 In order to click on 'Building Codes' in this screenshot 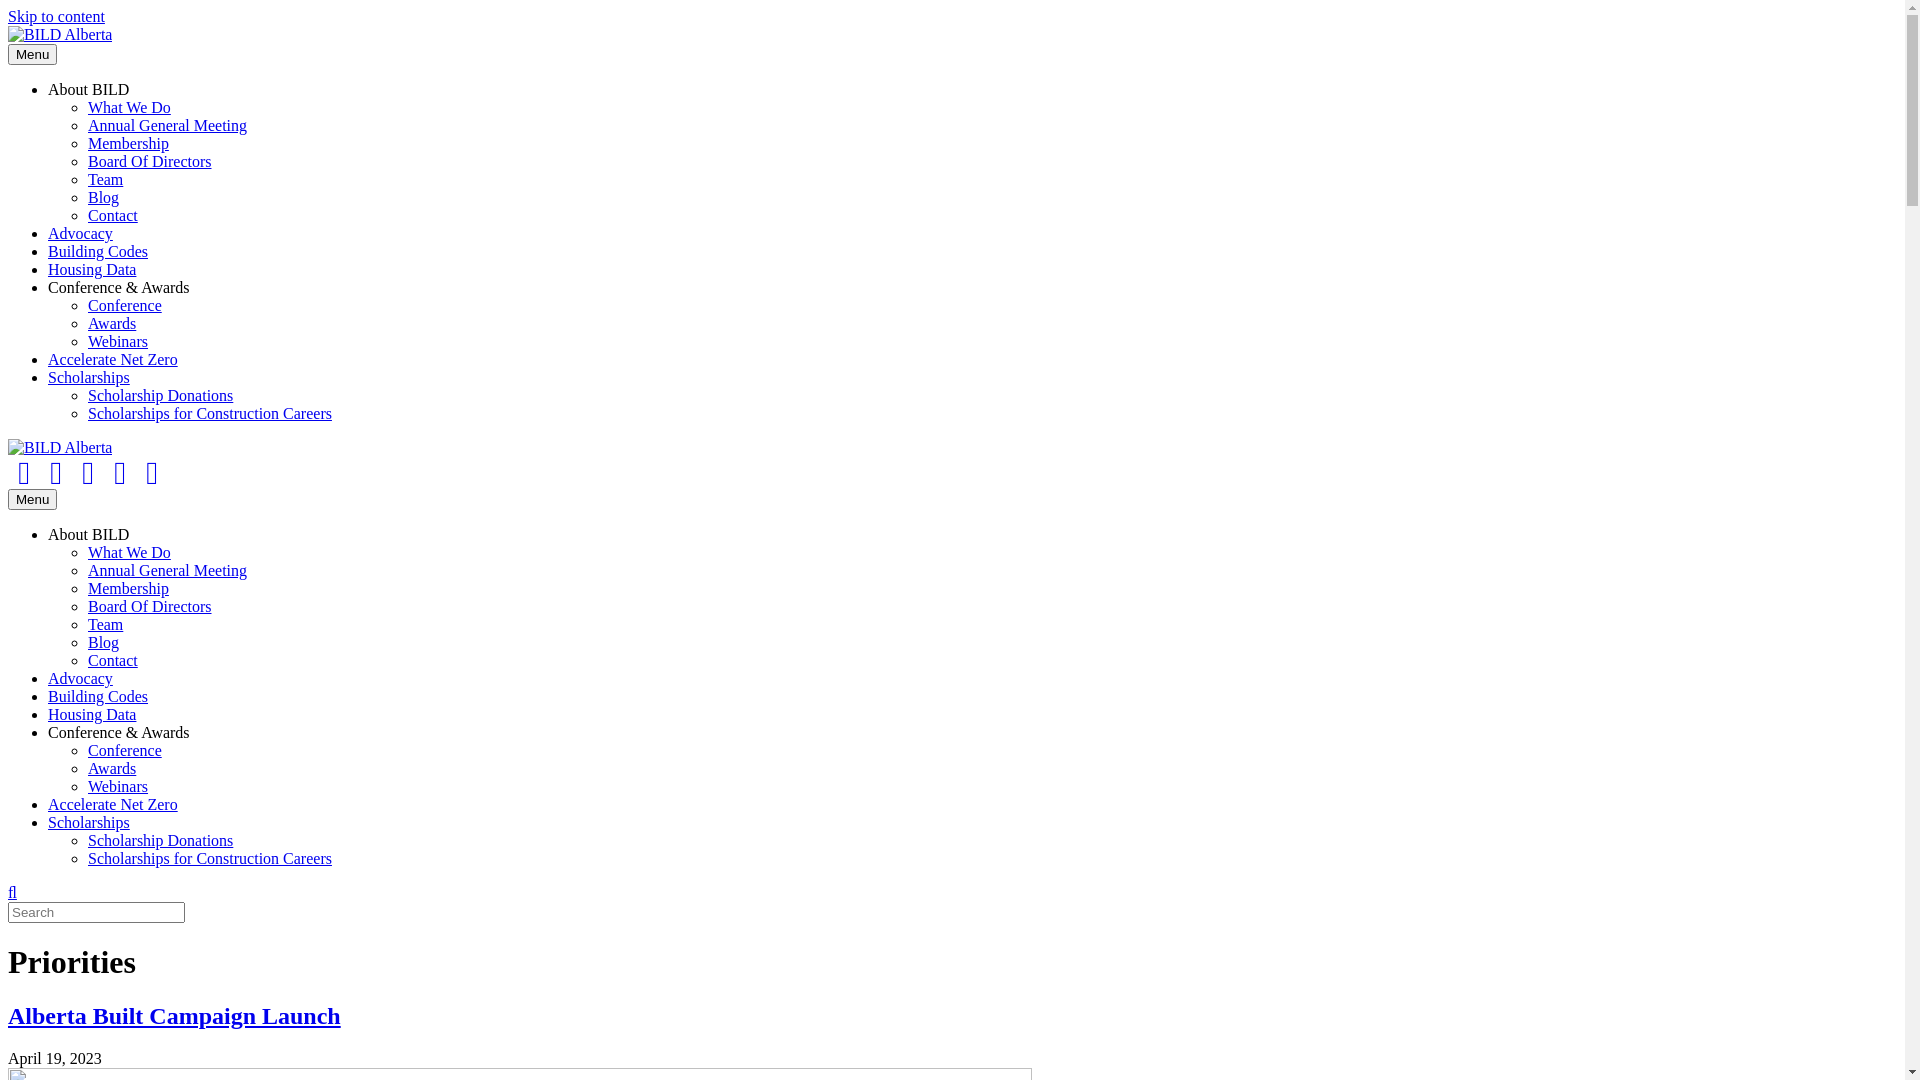, I will do `click(96, 695)`.